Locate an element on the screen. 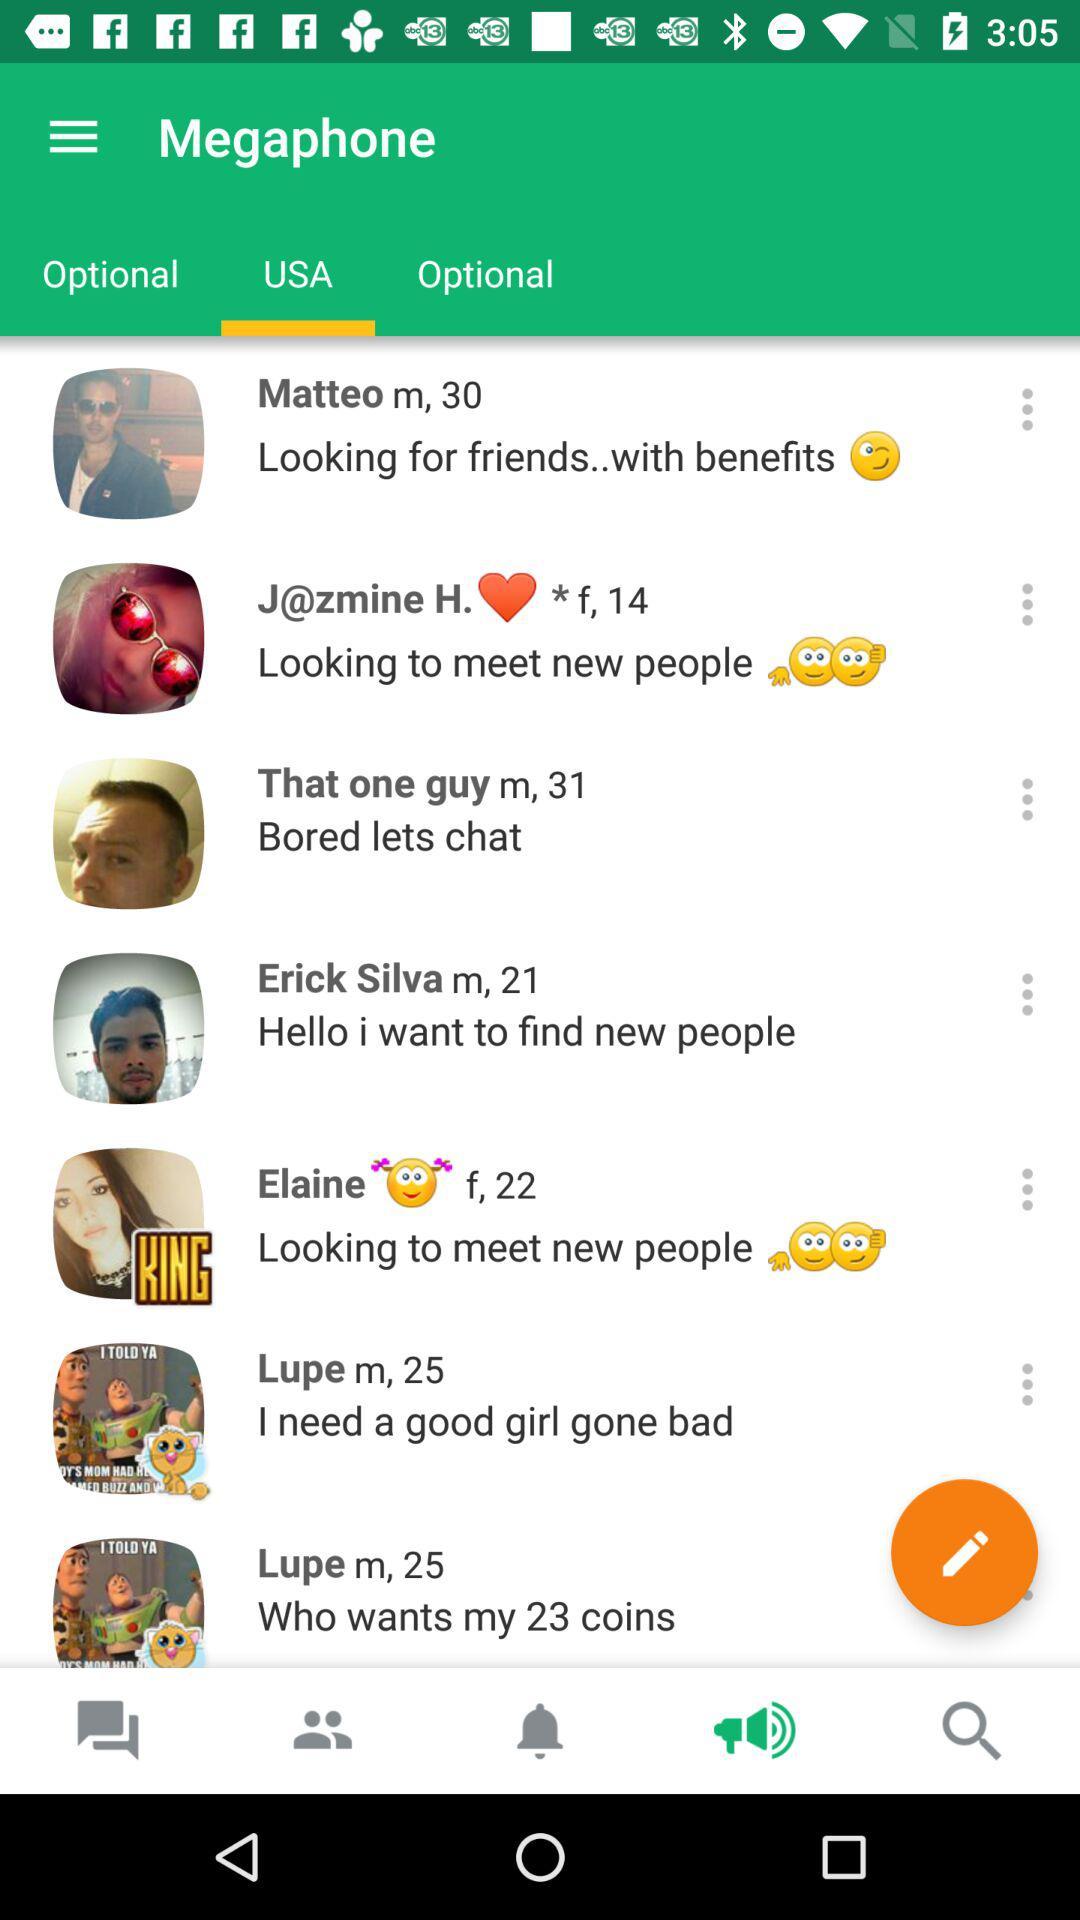  icon above optional icon is located at coordinates (72, 135).